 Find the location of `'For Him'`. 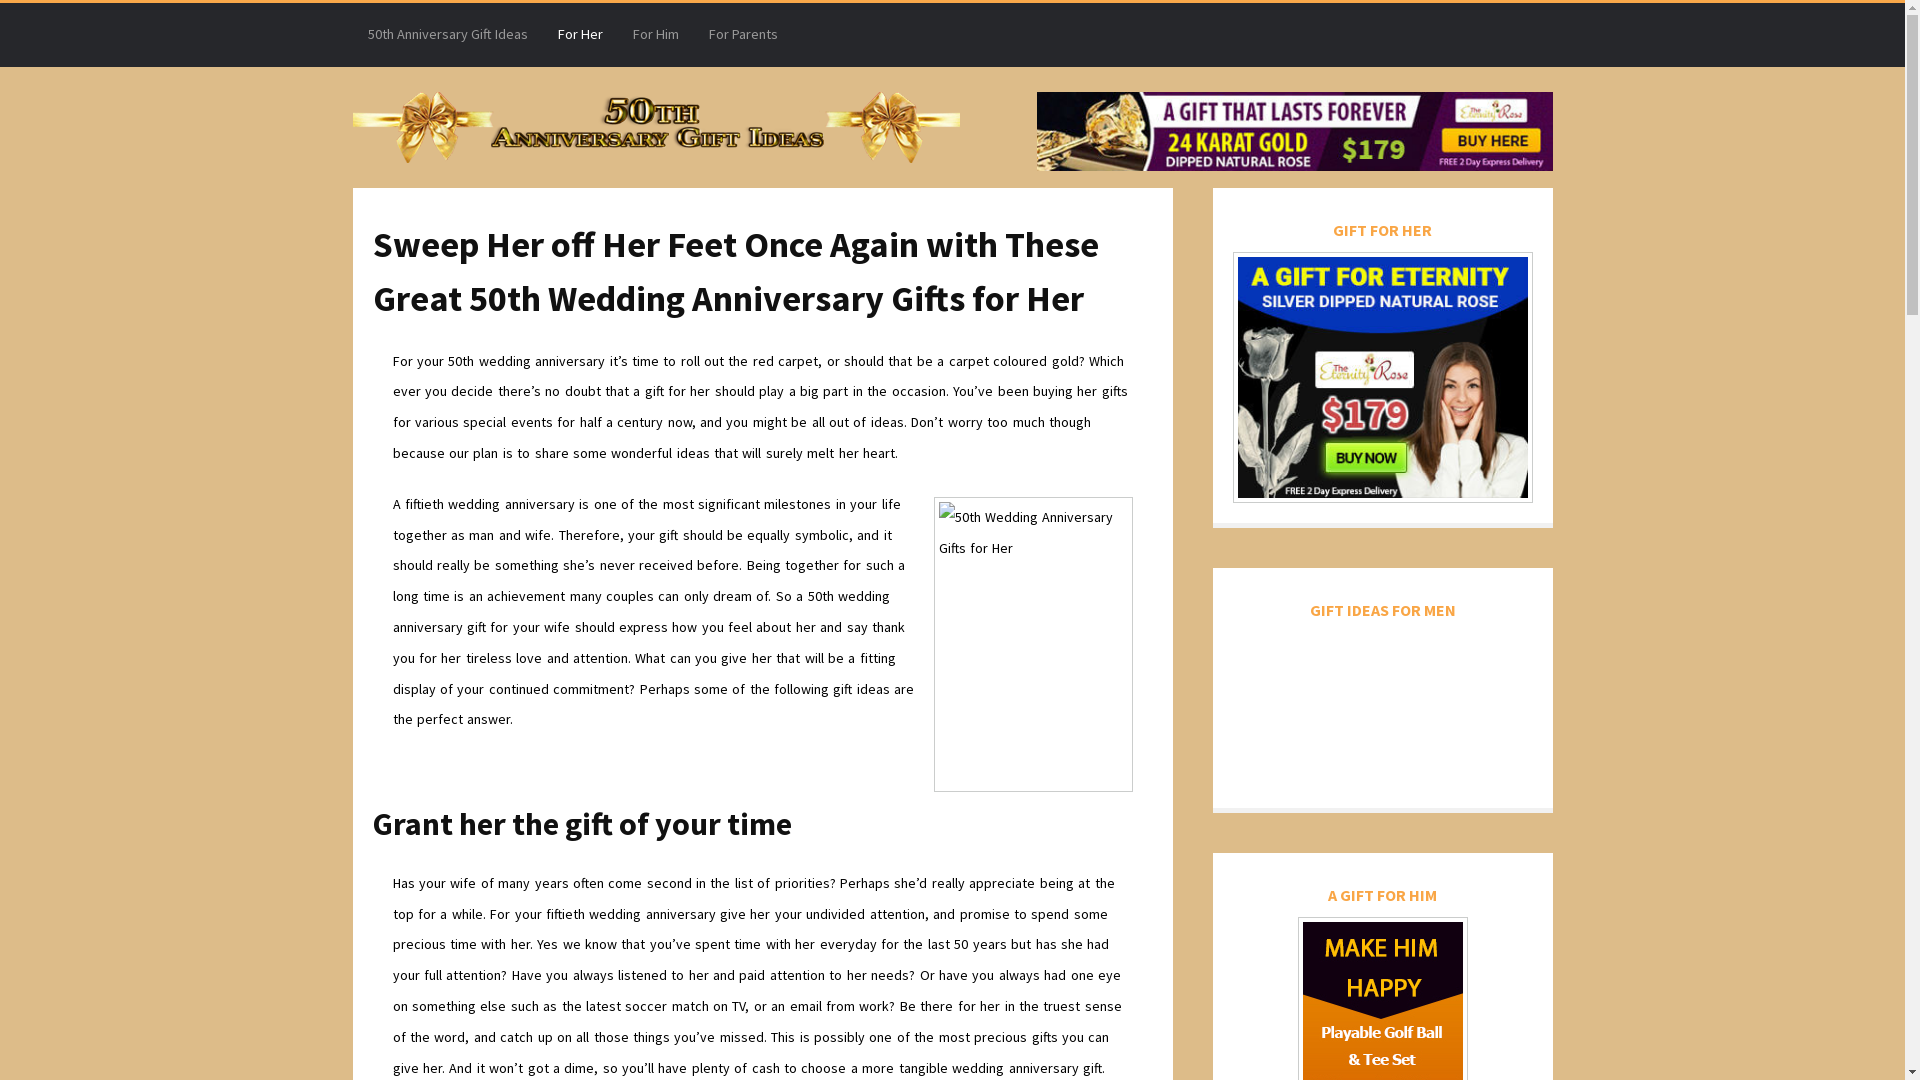

'For Him' is located at coordinates (656, 34).